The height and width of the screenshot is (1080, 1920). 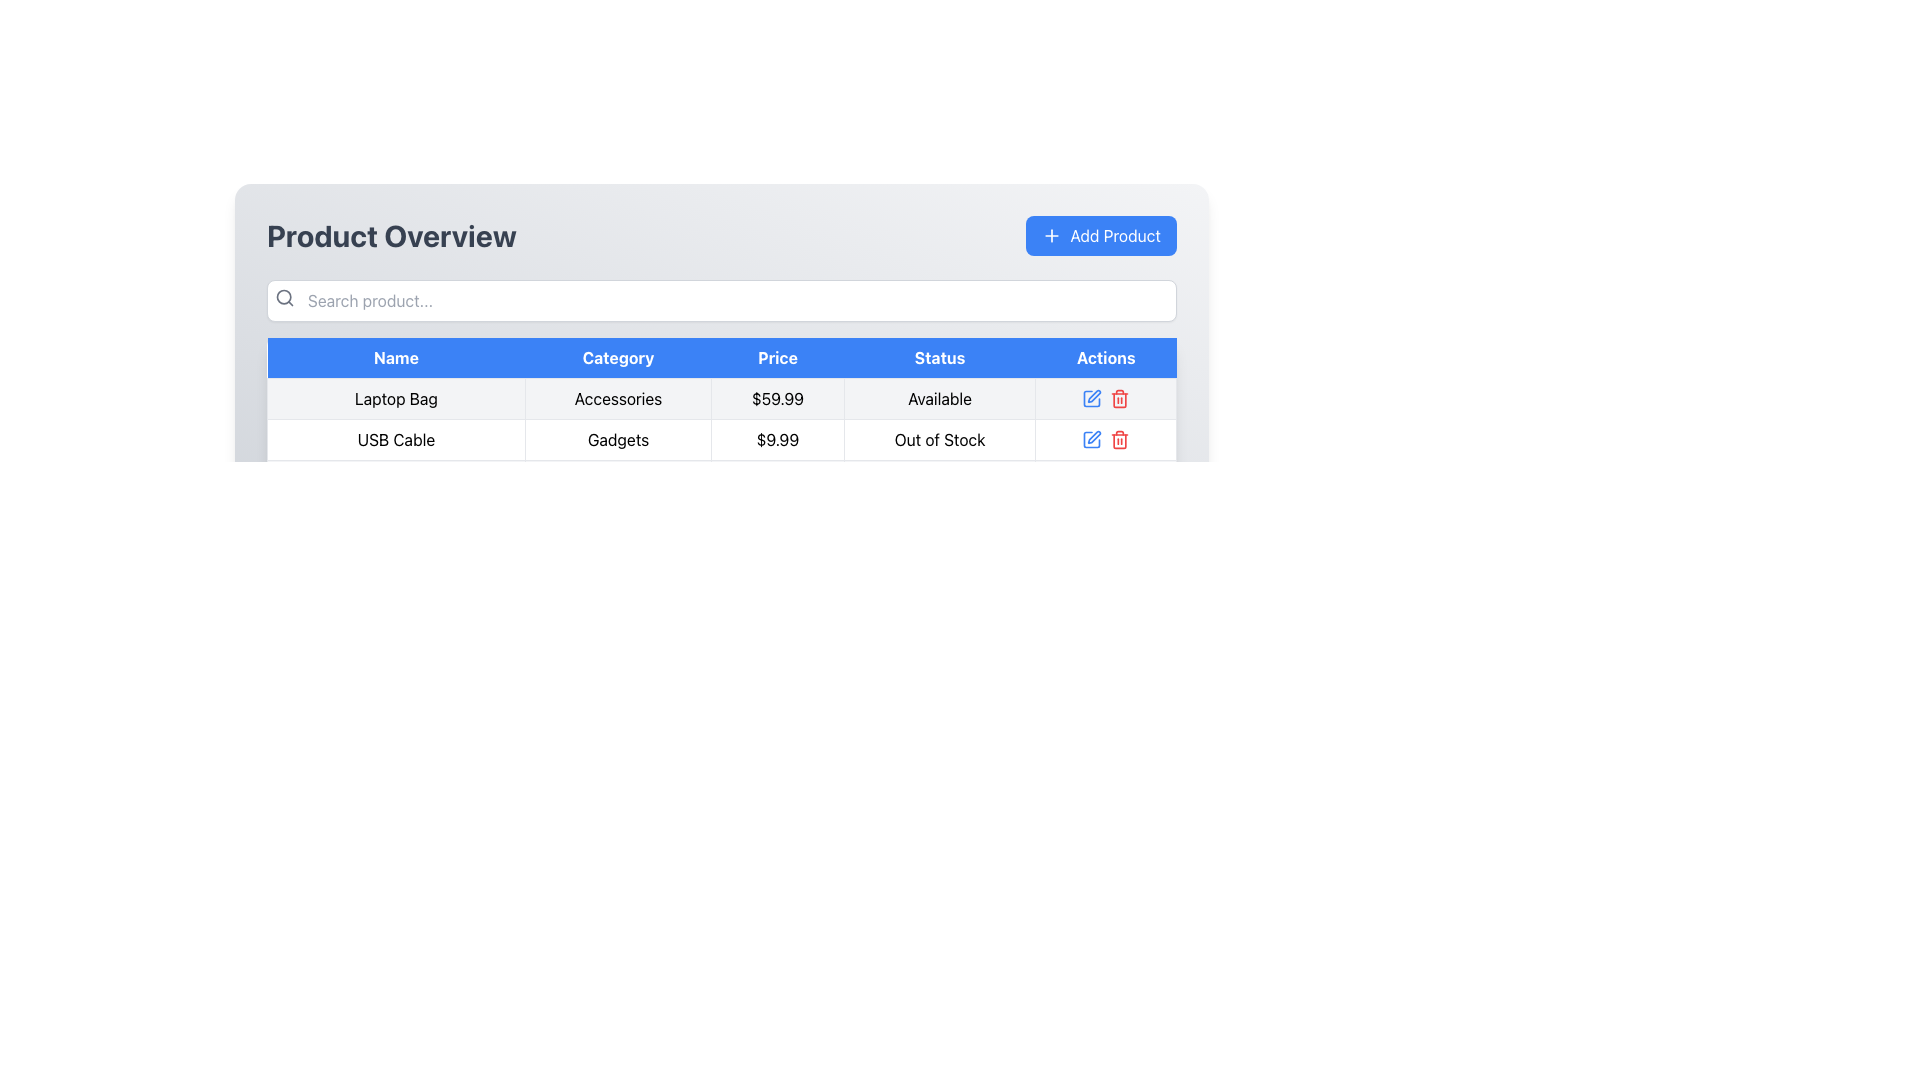 I want to click on the price label displaying '$9.99' in the third column of the second row of the table, which contains information about 'USB Cable' and 'Gadgets', so click(x=776, y=438).